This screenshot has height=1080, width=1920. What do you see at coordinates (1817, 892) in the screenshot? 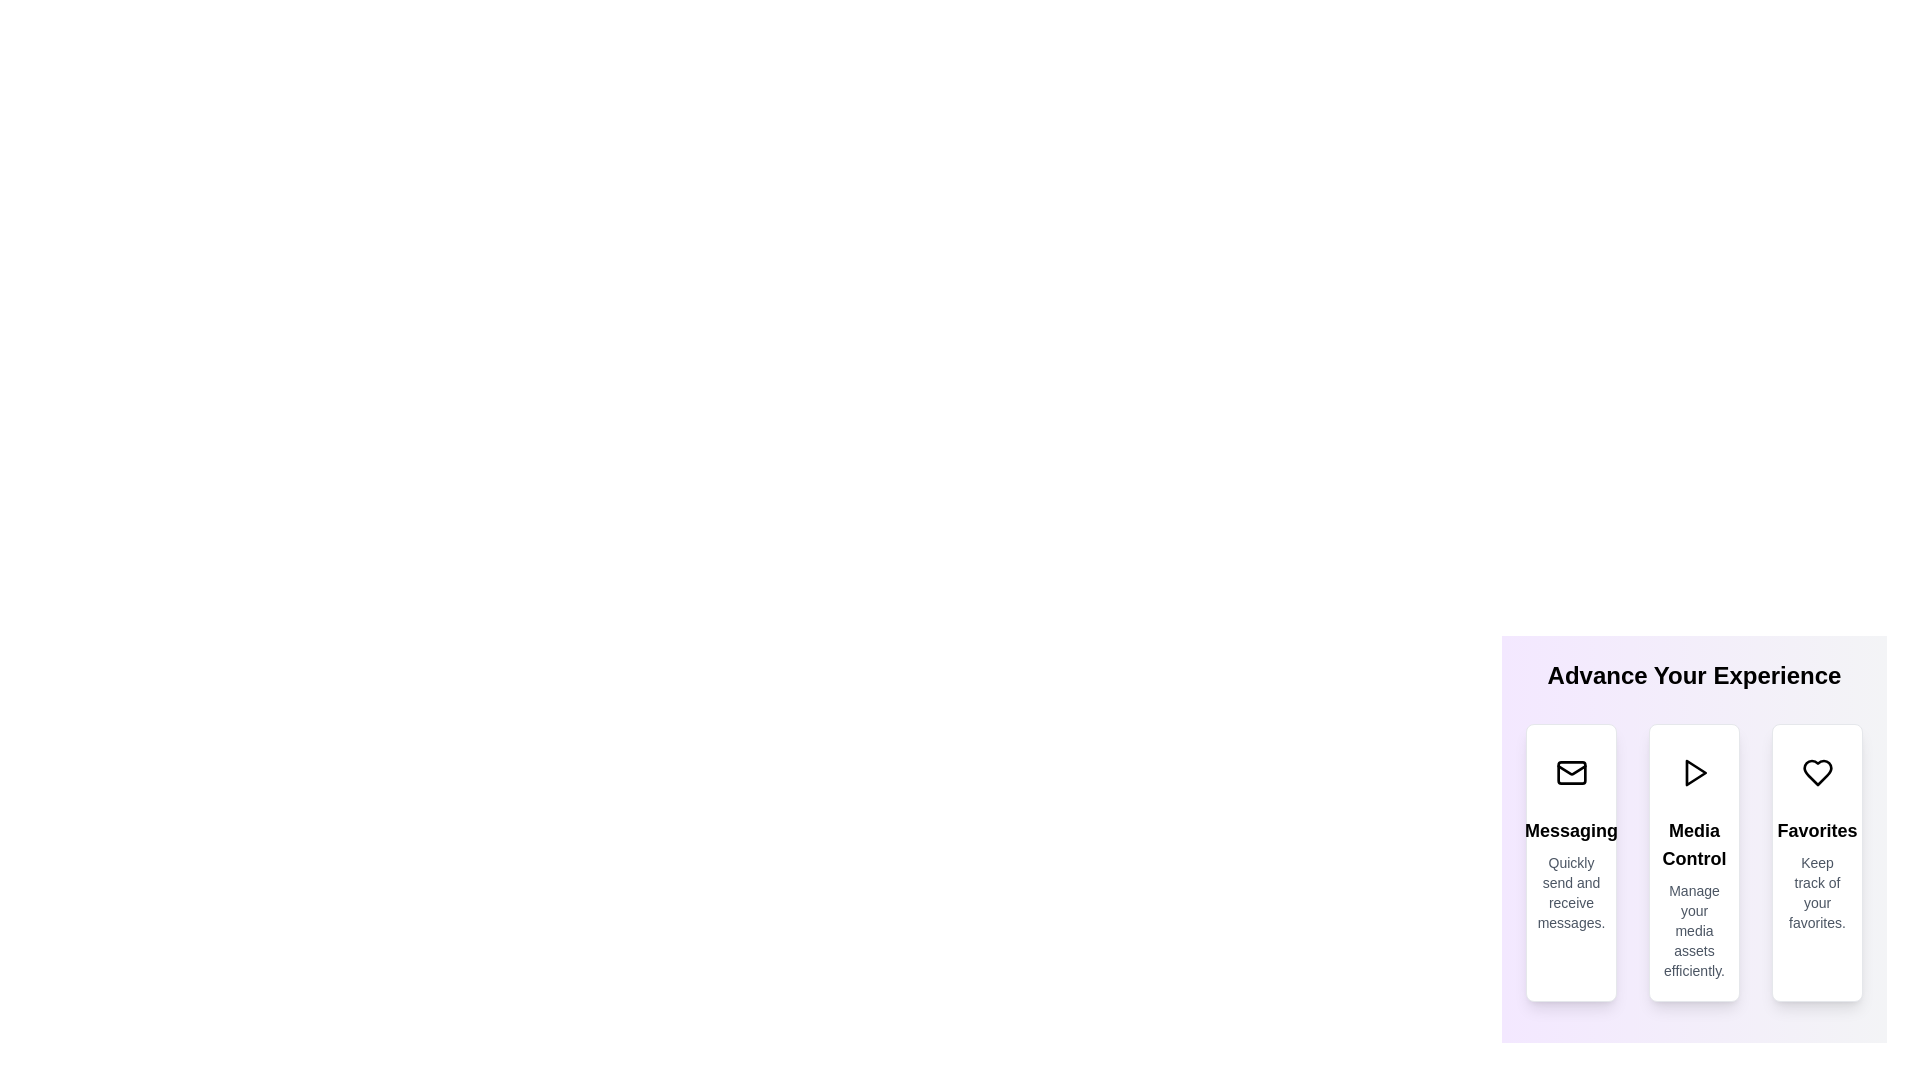
I see `the text label that reads 'Keep track of your favorites.' located within the 'Favorites' card, positioned below the 'Favorites' title` at bounding box center [1817, 892].